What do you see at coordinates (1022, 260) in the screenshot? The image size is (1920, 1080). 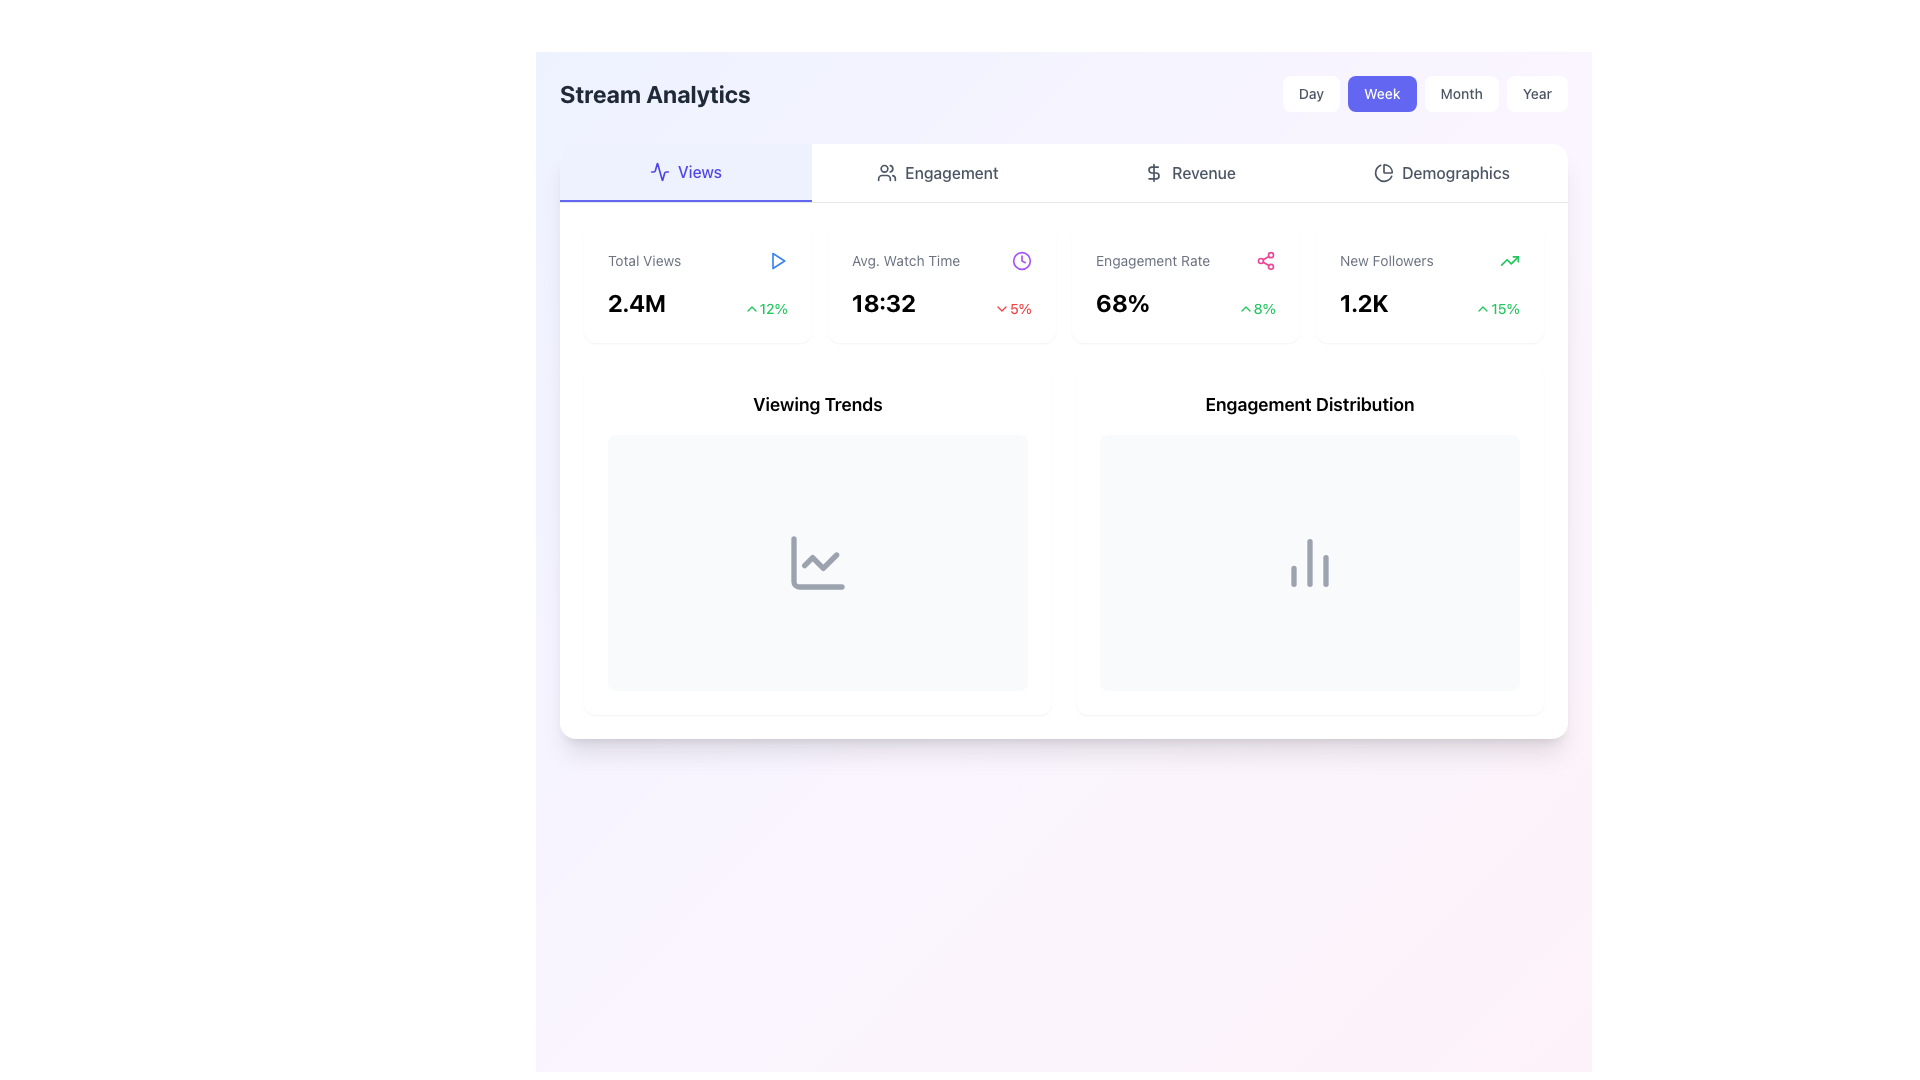 I see `the purple clock icon in the 'Avg. Watch Time' section` at bounding box center [1022, 260].